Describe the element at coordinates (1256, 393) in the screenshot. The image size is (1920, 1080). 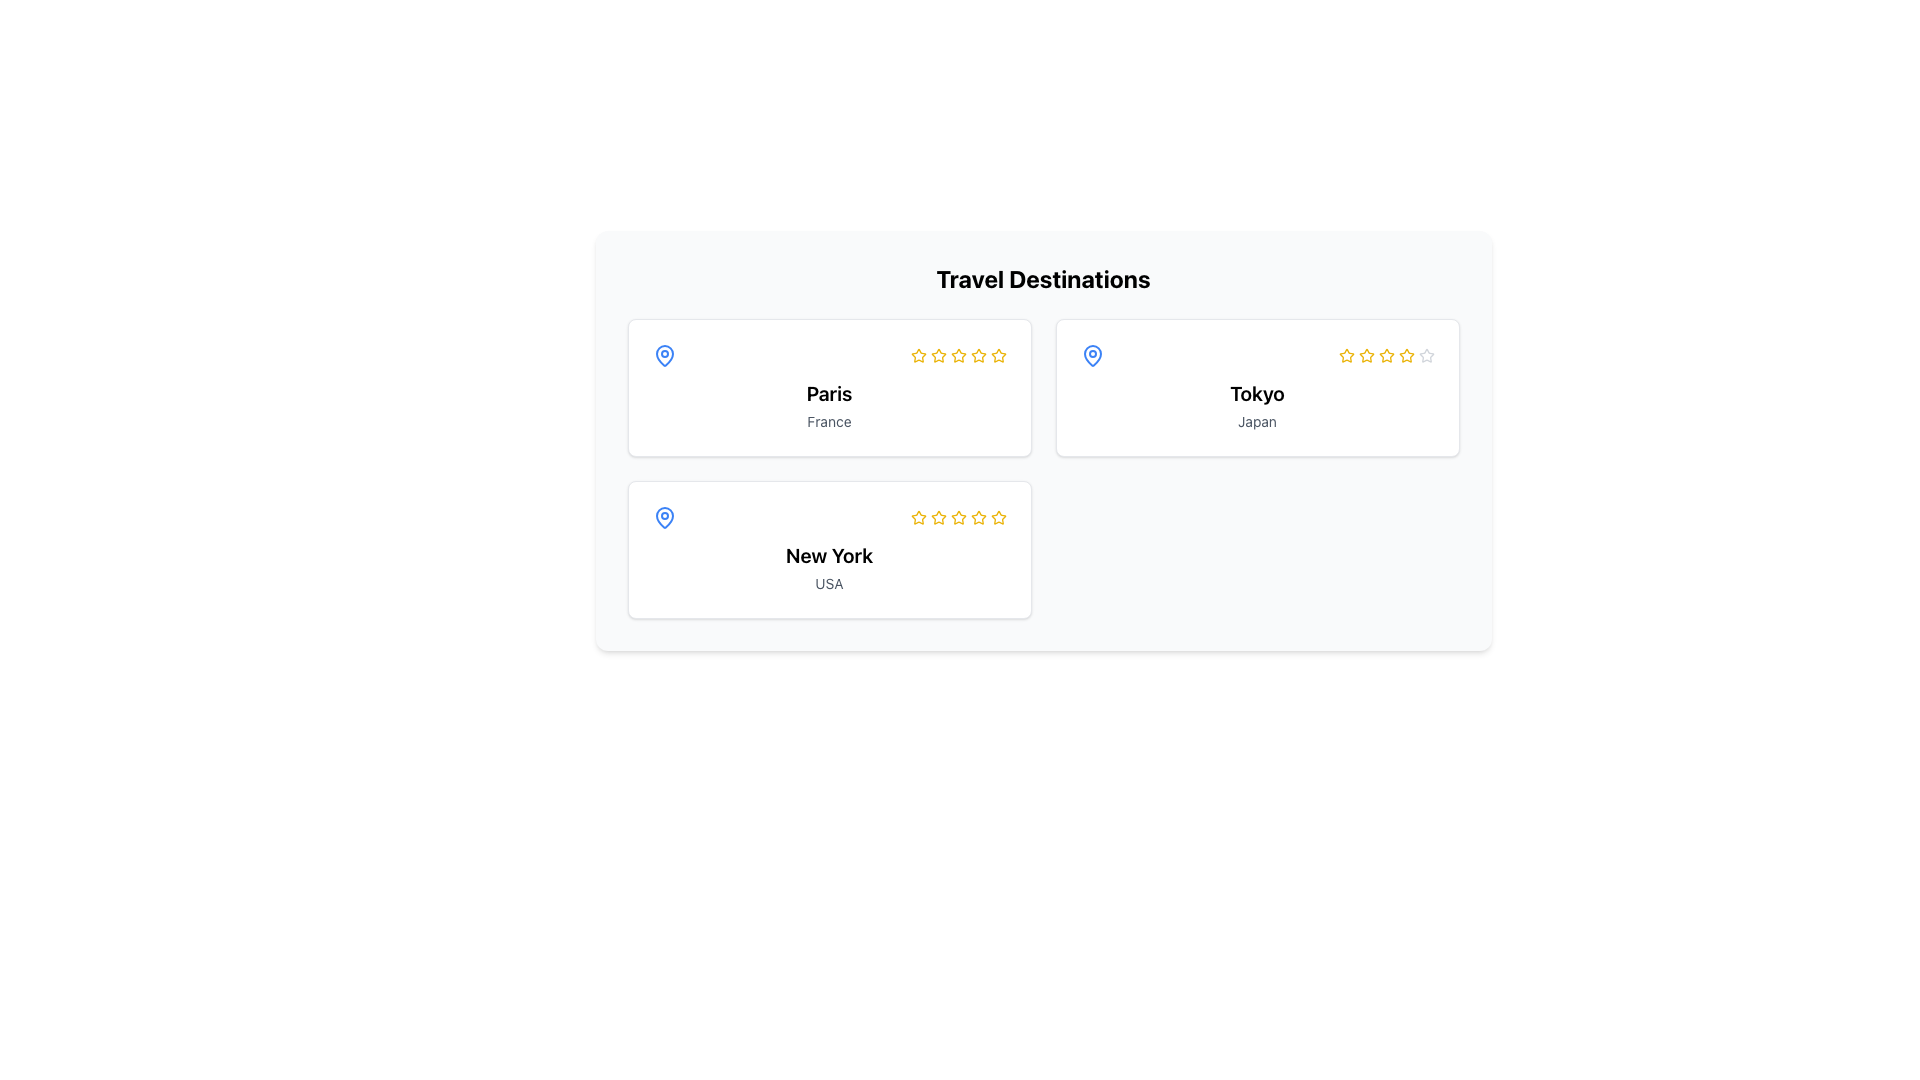
I see `the Text Label displaying 'Tokyo', located in the upper section of a card layout on the right side of the grid, above 'Japan' and between icons and rating stars` at that location.